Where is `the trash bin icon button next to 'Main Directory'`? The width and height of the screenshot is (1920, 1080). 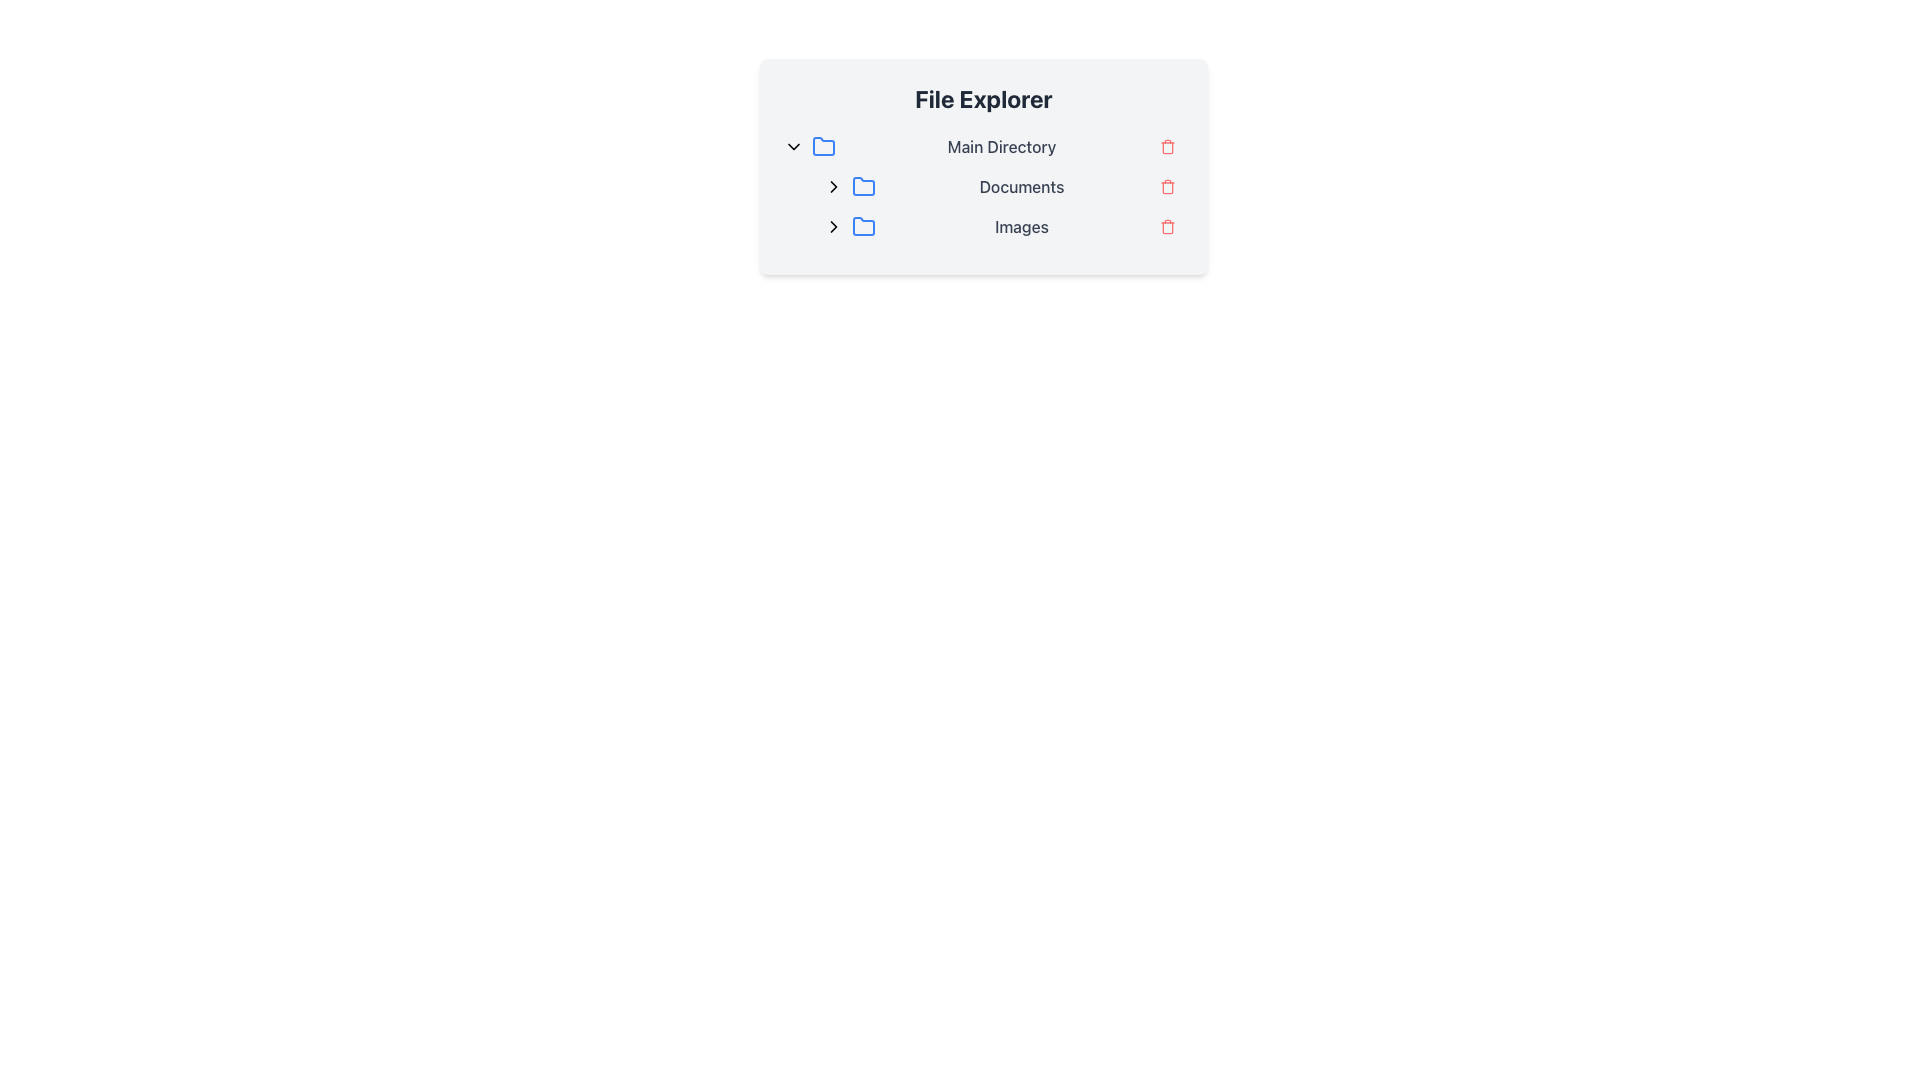
the trash bin icon button next to 'Main Directory' is located at coordinates (1167, 145).